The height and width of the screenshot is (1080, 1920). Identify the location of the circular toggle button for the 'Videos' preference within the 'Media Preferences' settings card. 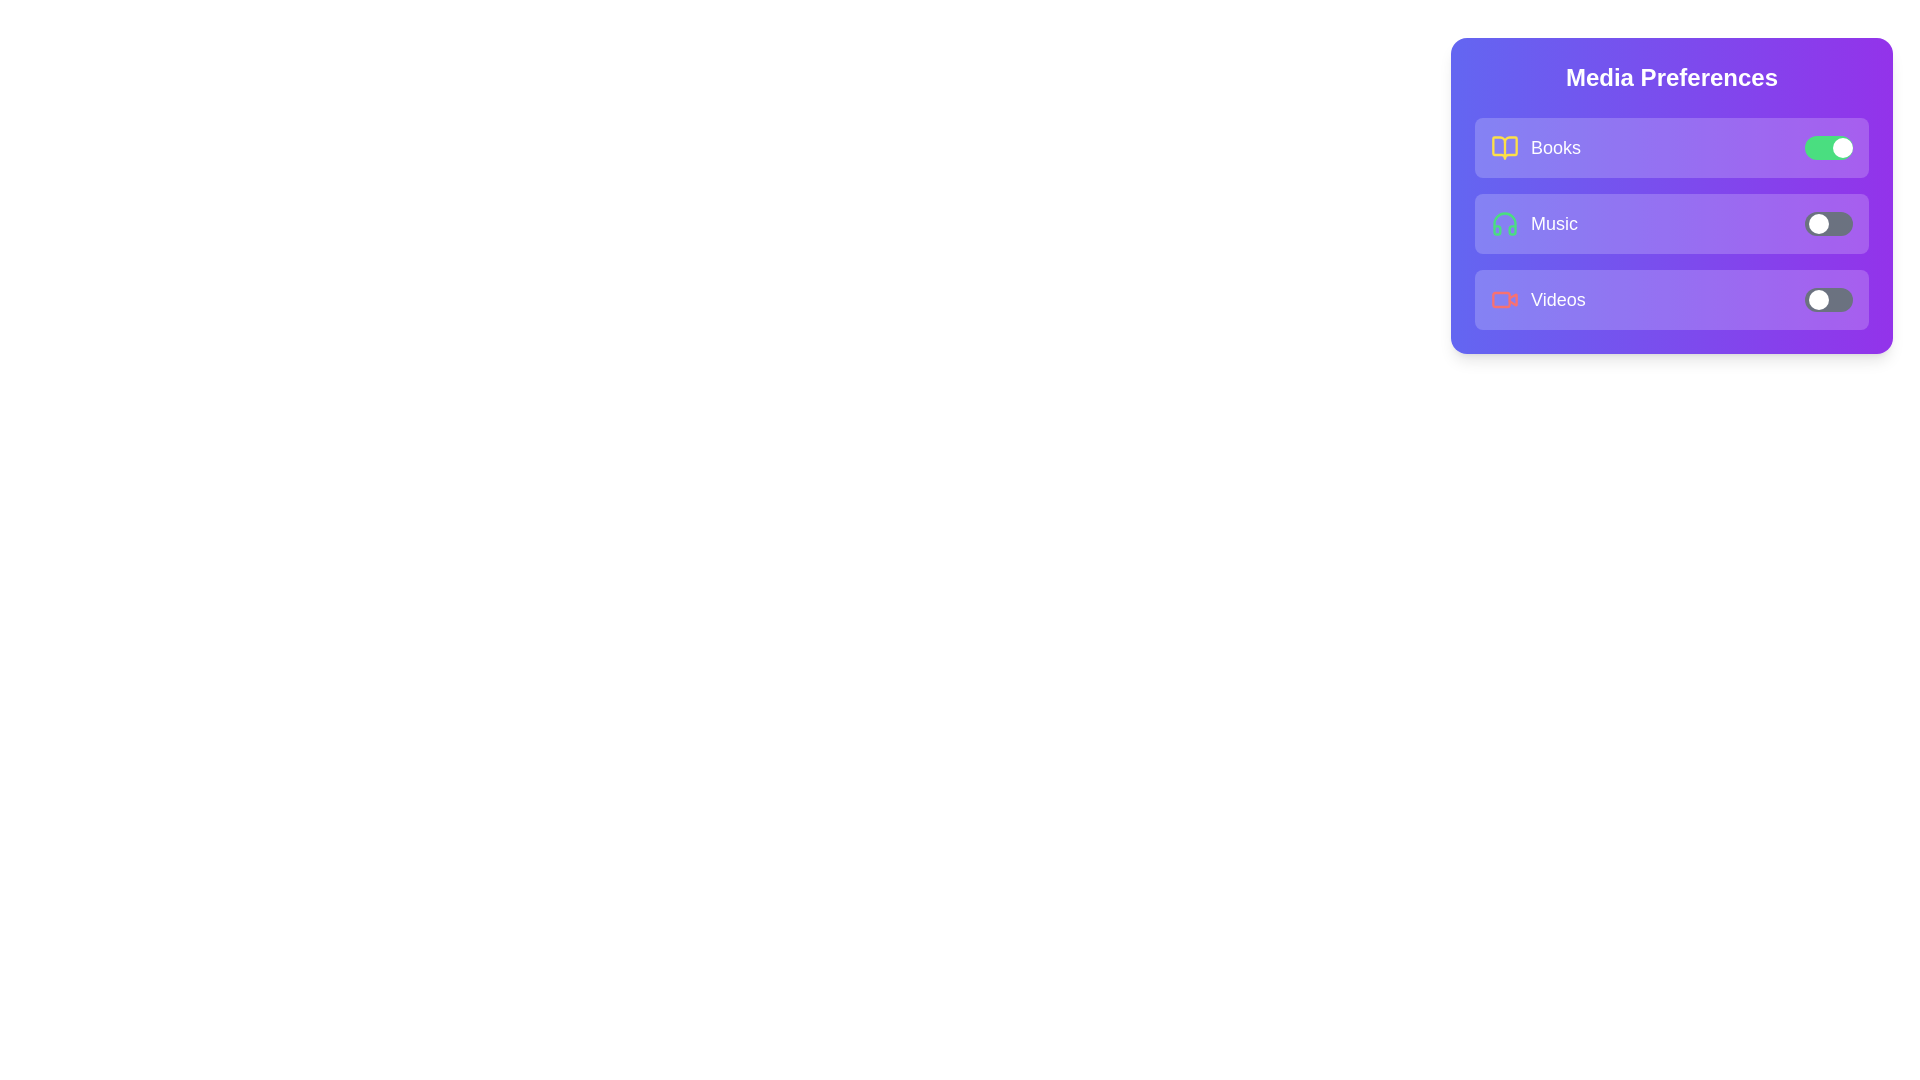
(1819, 300).